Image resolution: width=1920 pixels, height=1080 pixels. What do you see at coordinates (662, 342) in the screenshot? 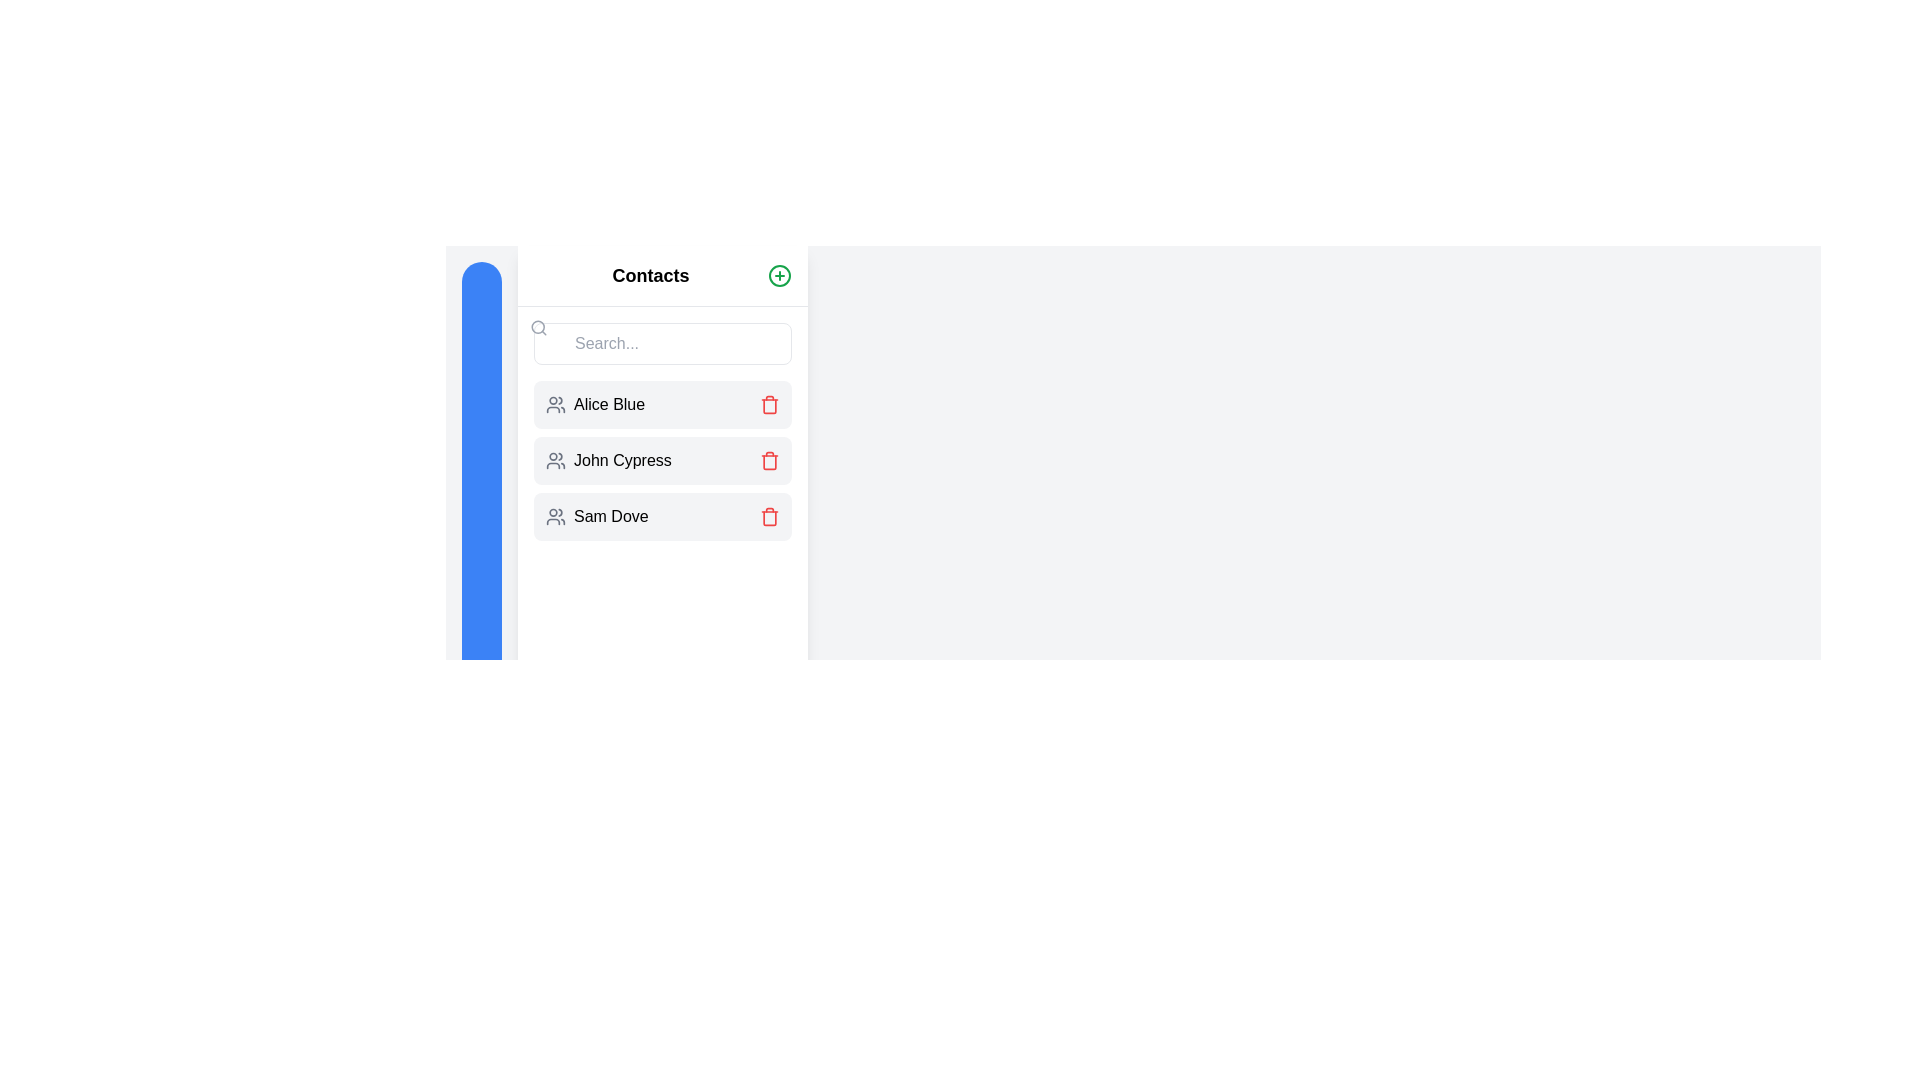
I see `the search input field located below the 'Contacts' title` at bounding box center [662, 342].